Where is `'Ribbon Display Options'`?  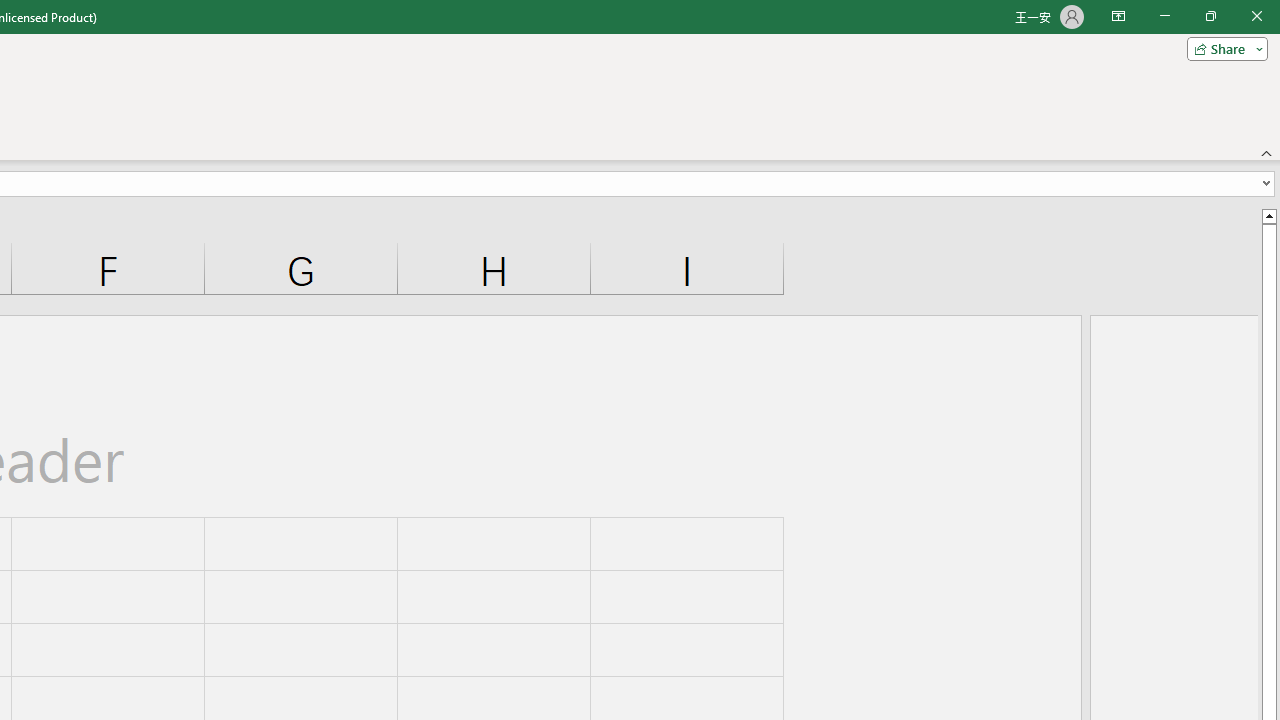 'Ribbon Display Options' is located at coordinates (1117, 16).